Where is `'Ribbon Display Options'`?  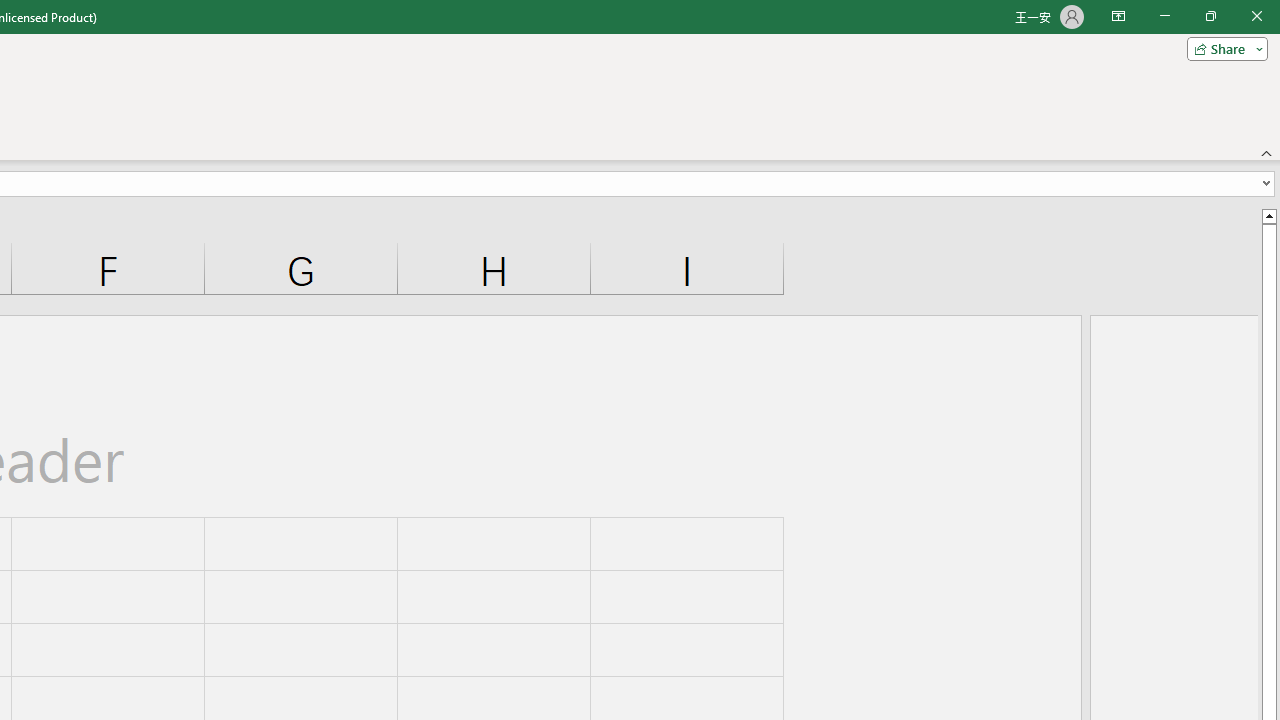 'Ribbon Display Options' is located at coordinates (1117, 16).